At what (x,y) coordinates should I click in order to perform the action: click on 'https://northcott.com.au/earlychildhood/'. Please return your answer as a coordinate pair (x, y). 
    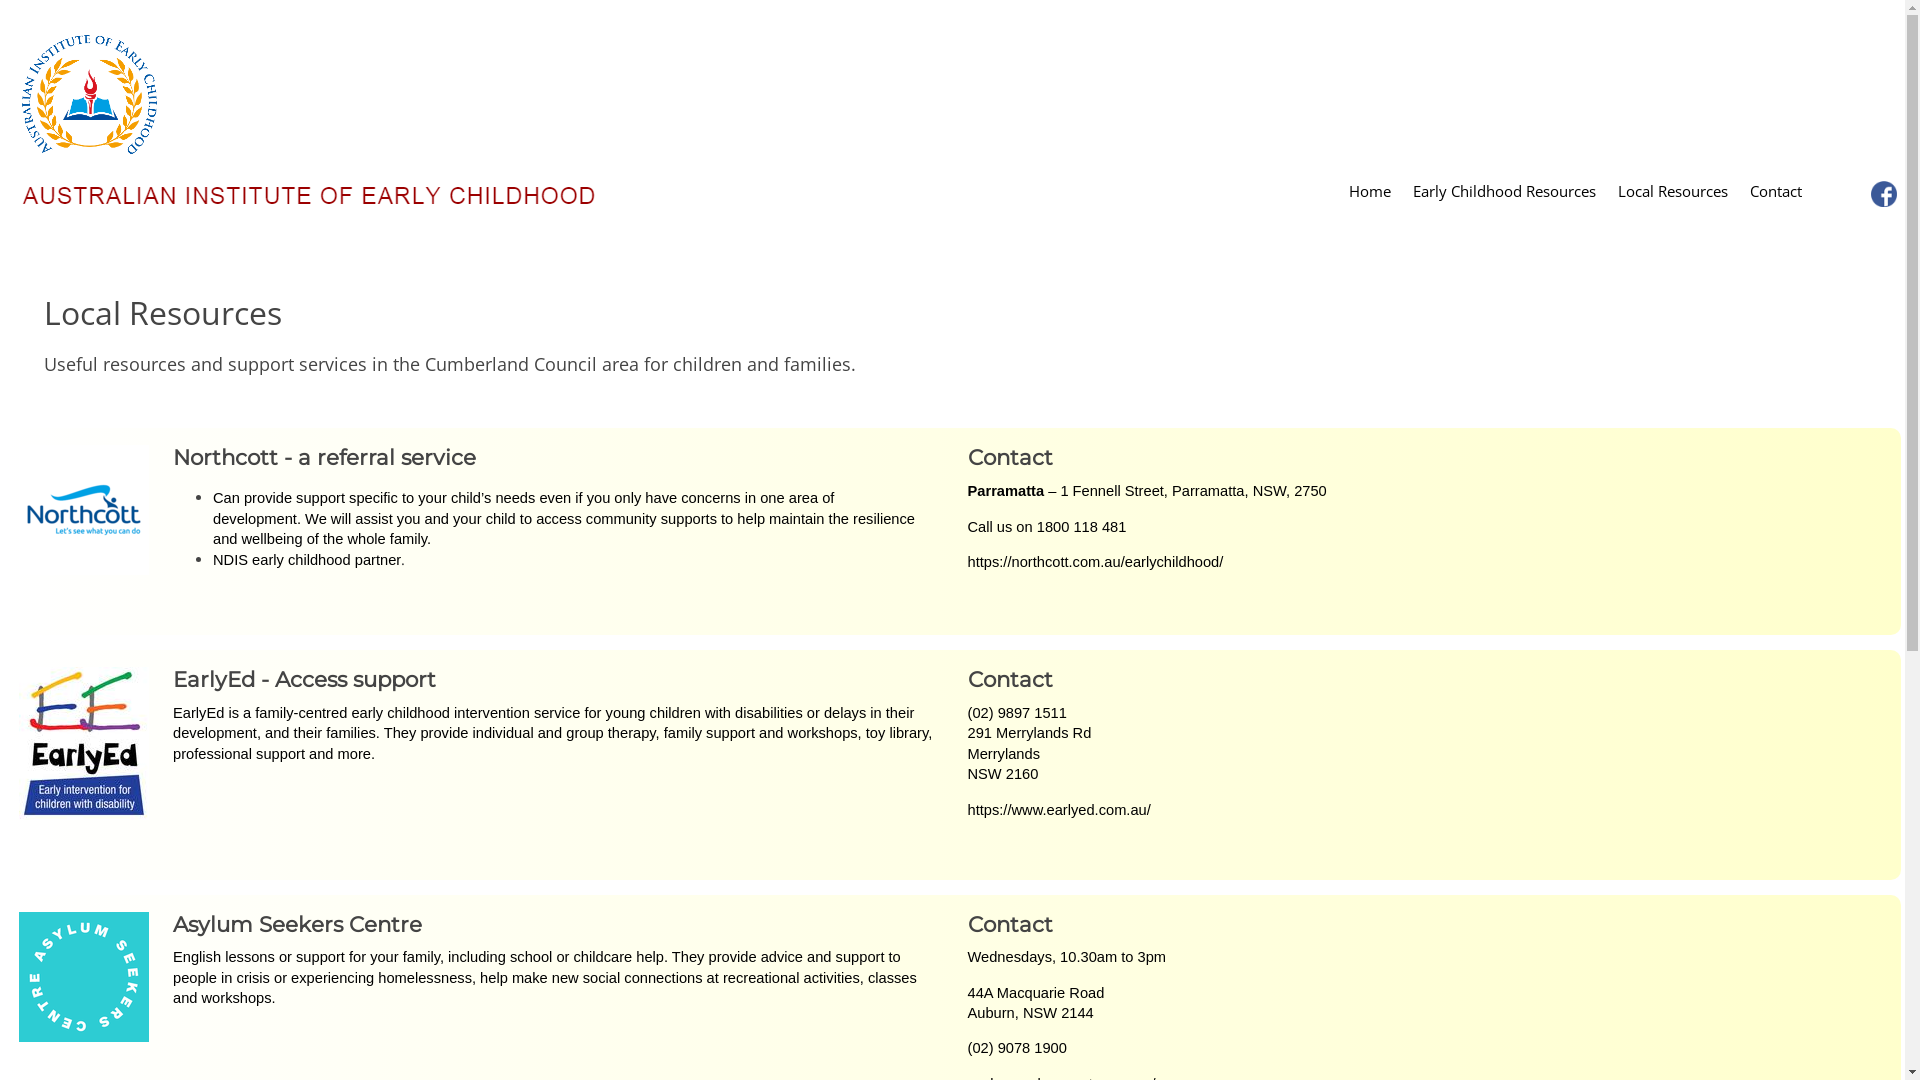
    Looking at the image, I should click on (1094, 562).